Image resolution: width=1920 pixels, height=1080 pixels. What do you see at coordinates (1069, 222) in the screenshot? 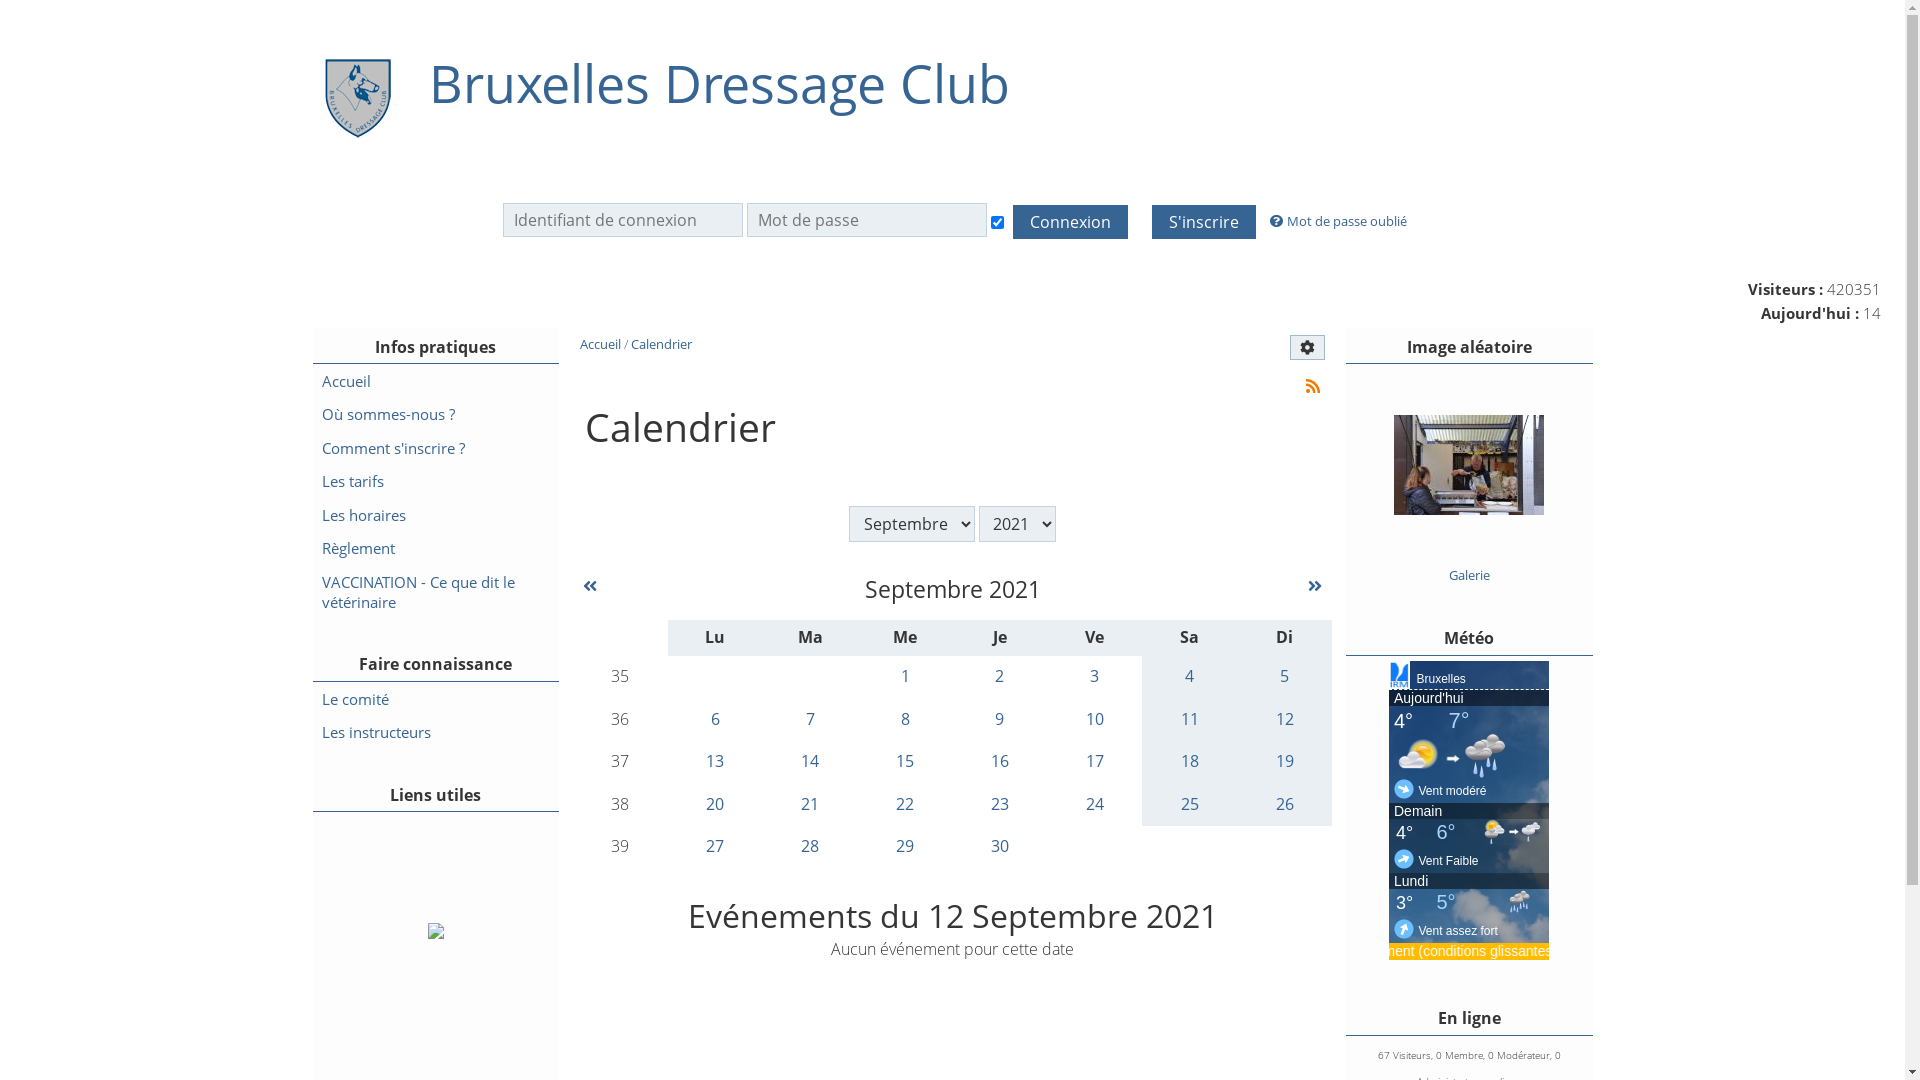
I see `'Connexion'` at bounding box center [1069, 222].